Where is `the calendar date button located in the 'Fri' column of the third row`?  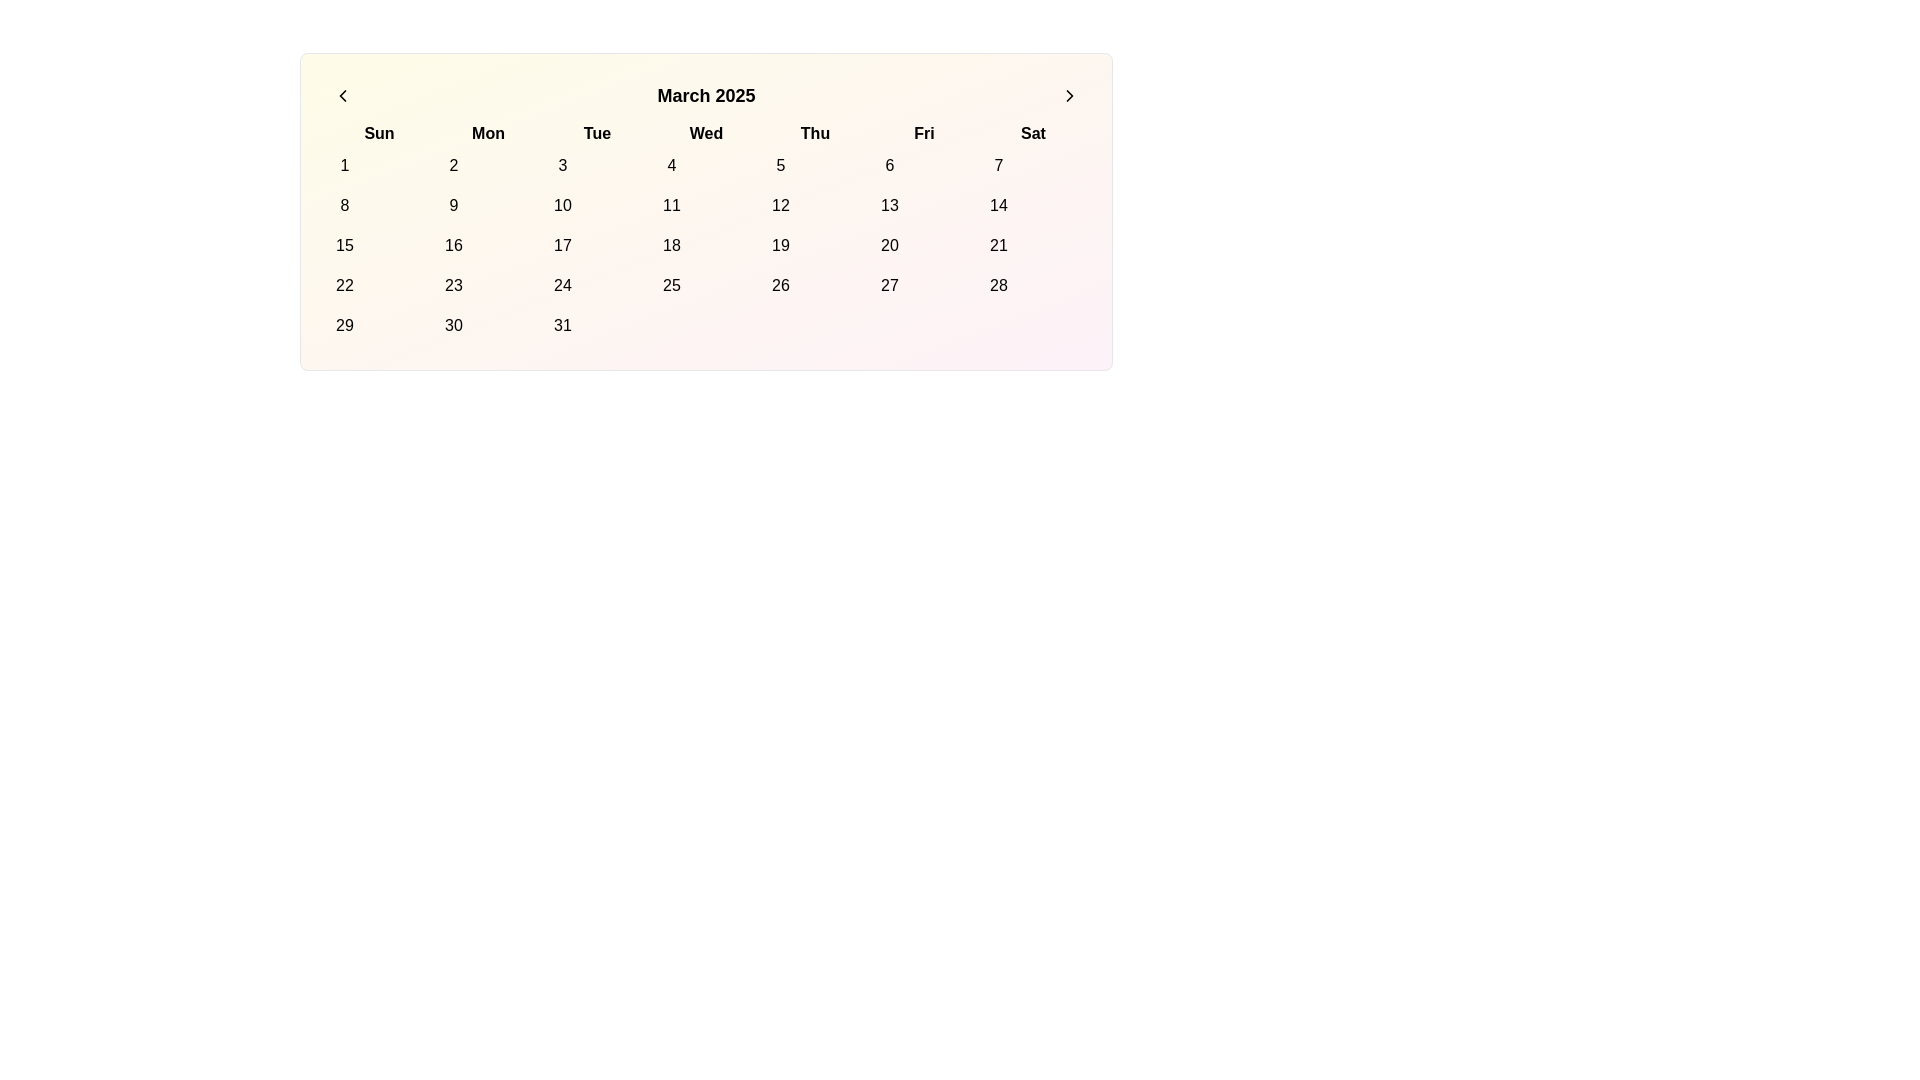 the calendar date button located in the 'Fri' column of the third row is located at coordinates (888, 245).